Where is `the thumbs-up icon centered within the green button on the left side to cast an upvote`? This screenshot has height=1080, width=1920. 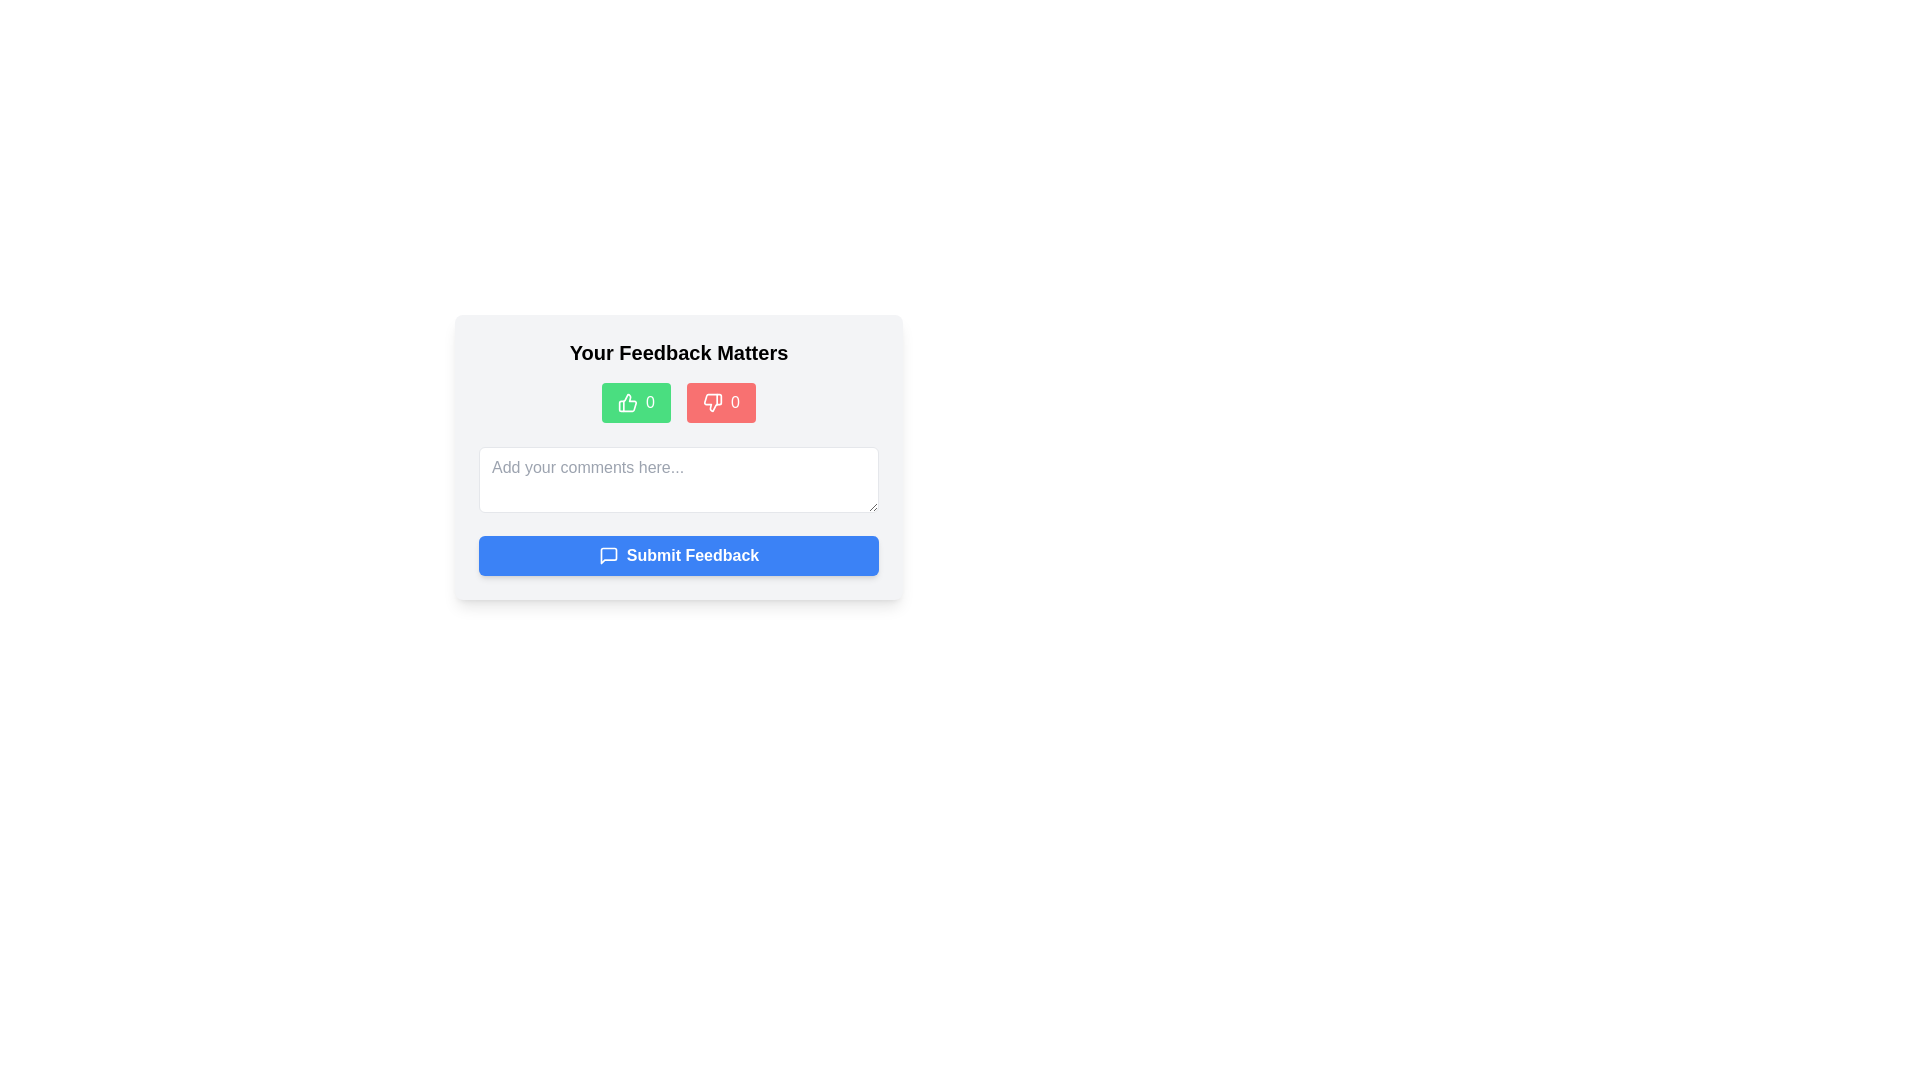
the thumbs-up icon centered within the green button on the left side to cast an upvote is located at coordinates (627, 402).